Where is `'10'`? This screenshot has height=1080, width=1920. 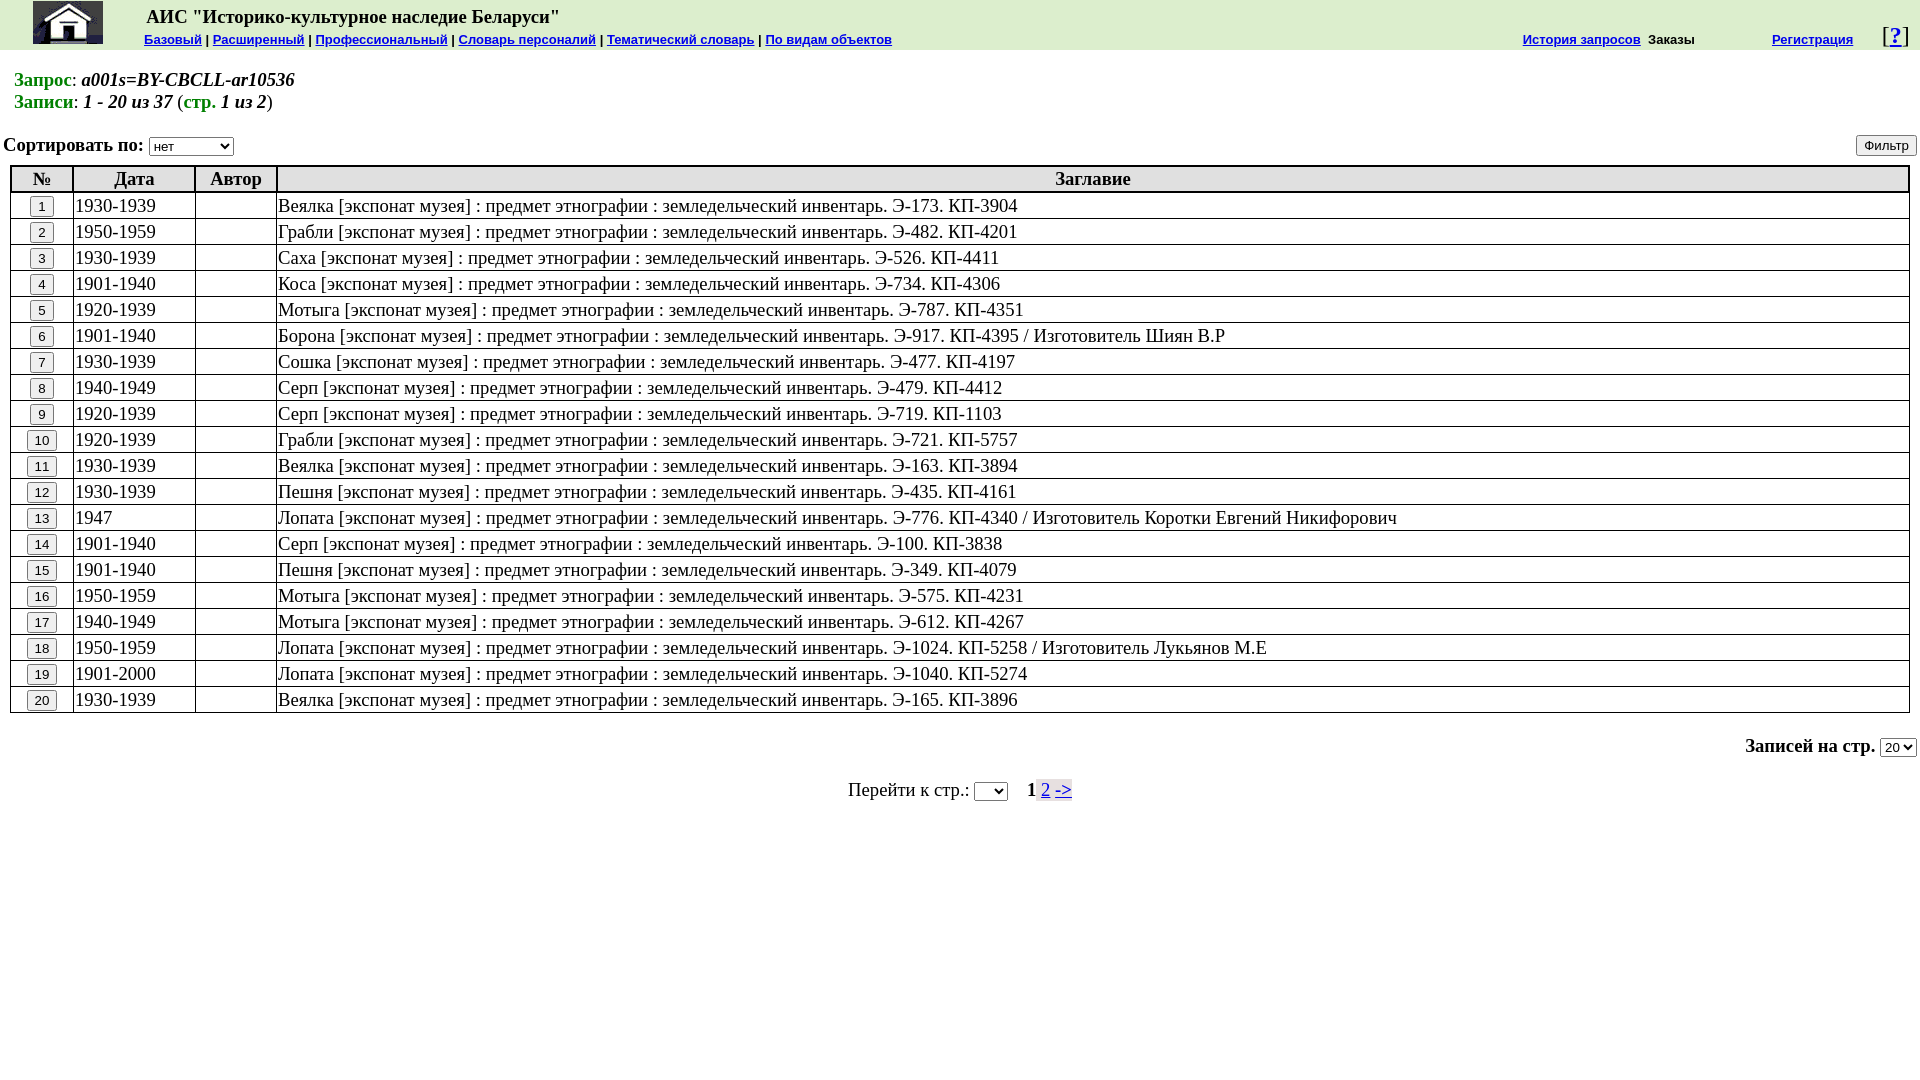 '10' is located at coordinates (42, 439).